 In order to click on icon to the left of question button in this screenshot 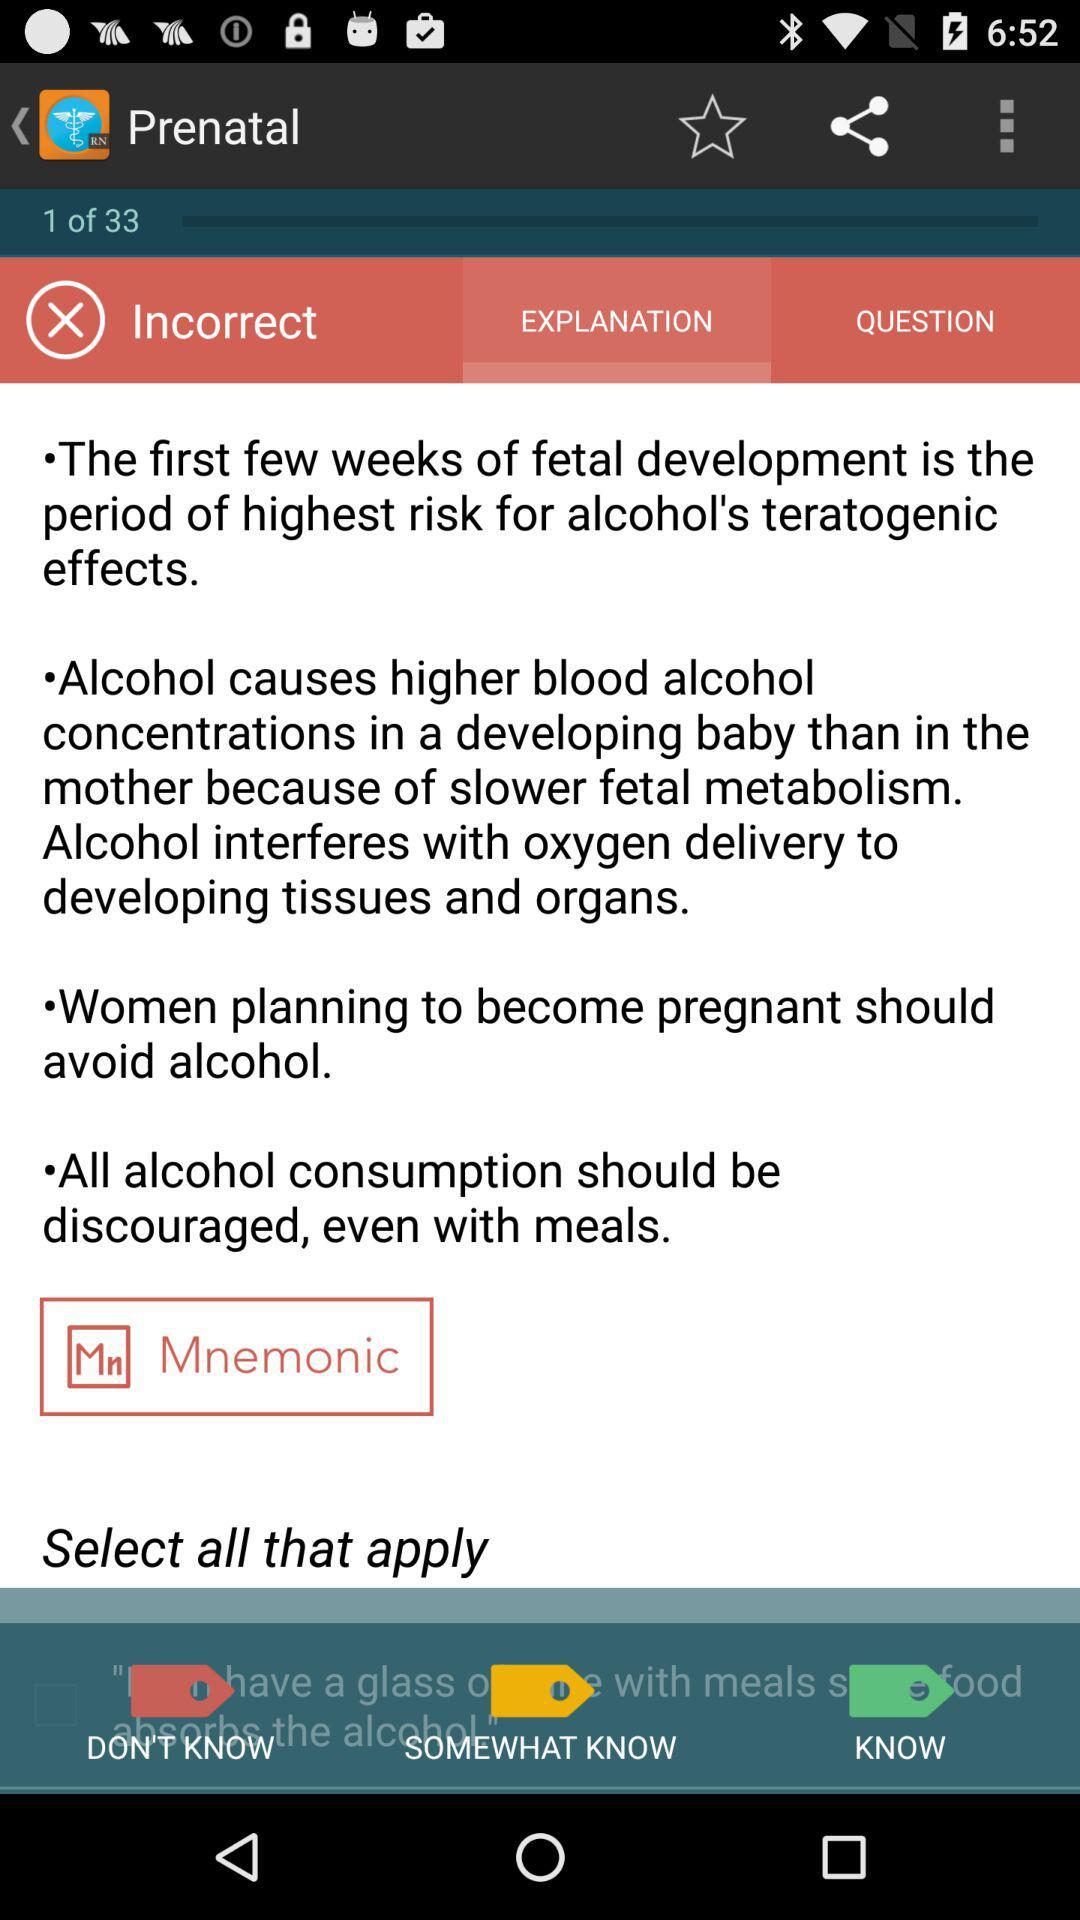, I will do `click(615, 320)`.